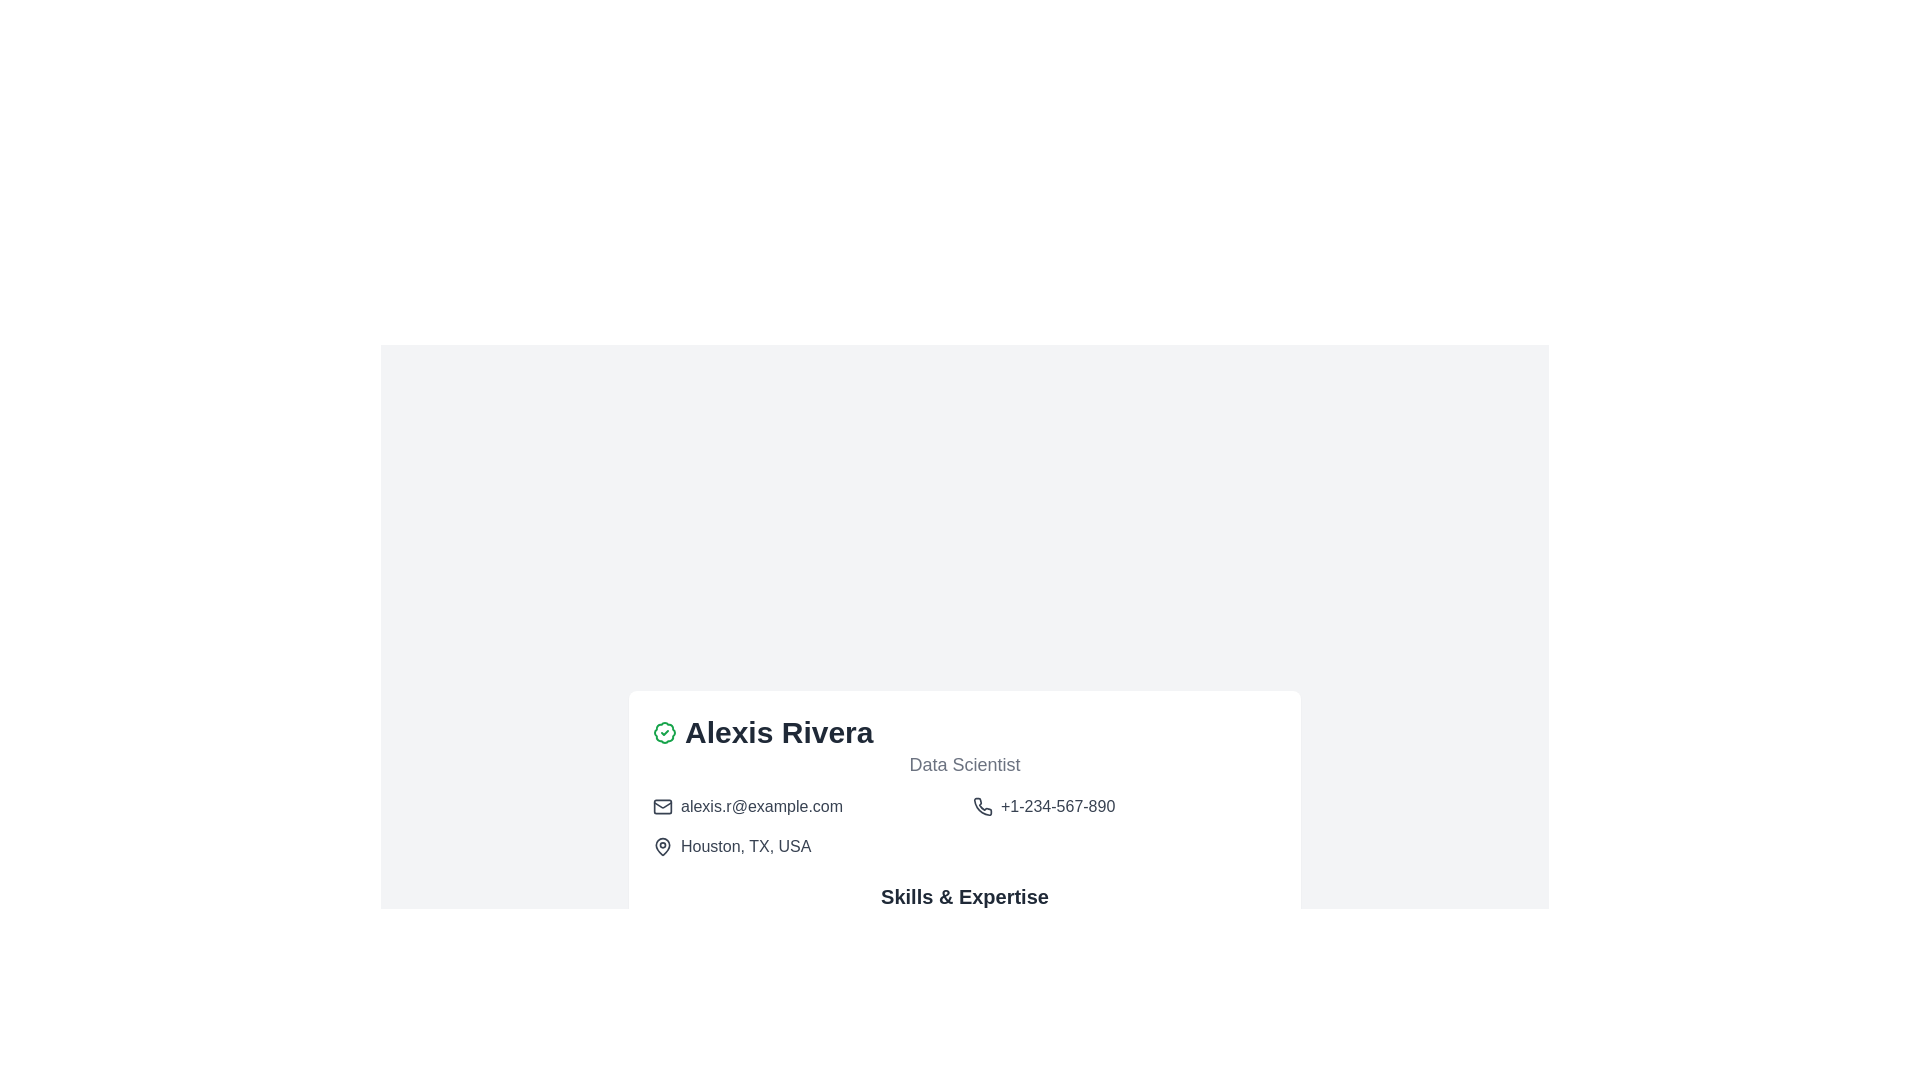  Describe the element at coordinates (662, 805) in the screenshot. I see `the small rectangle with a rounded border that resembles an envelope shape, located inside the email icon representation in the profile card below the name 'Alexis Rivera'` at that location.